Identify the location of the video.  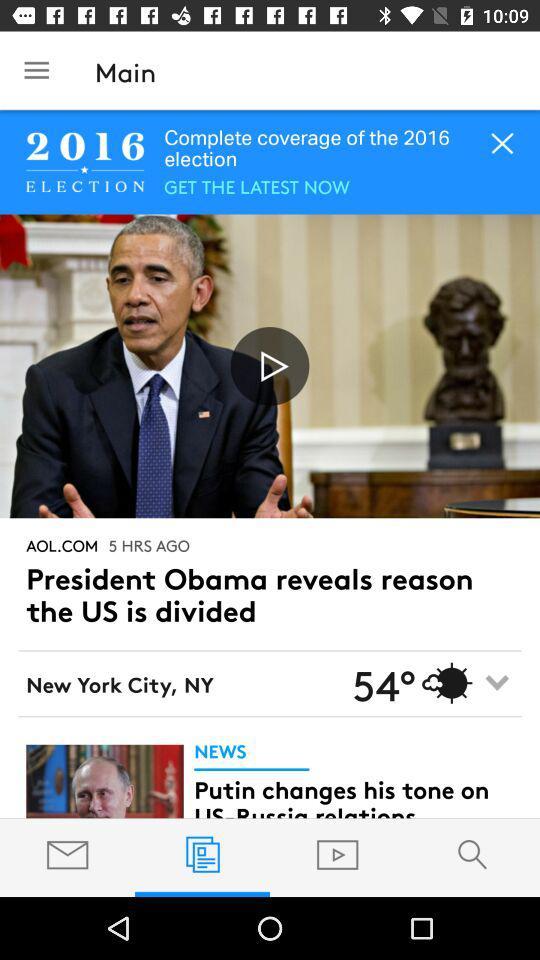
(270, 365).